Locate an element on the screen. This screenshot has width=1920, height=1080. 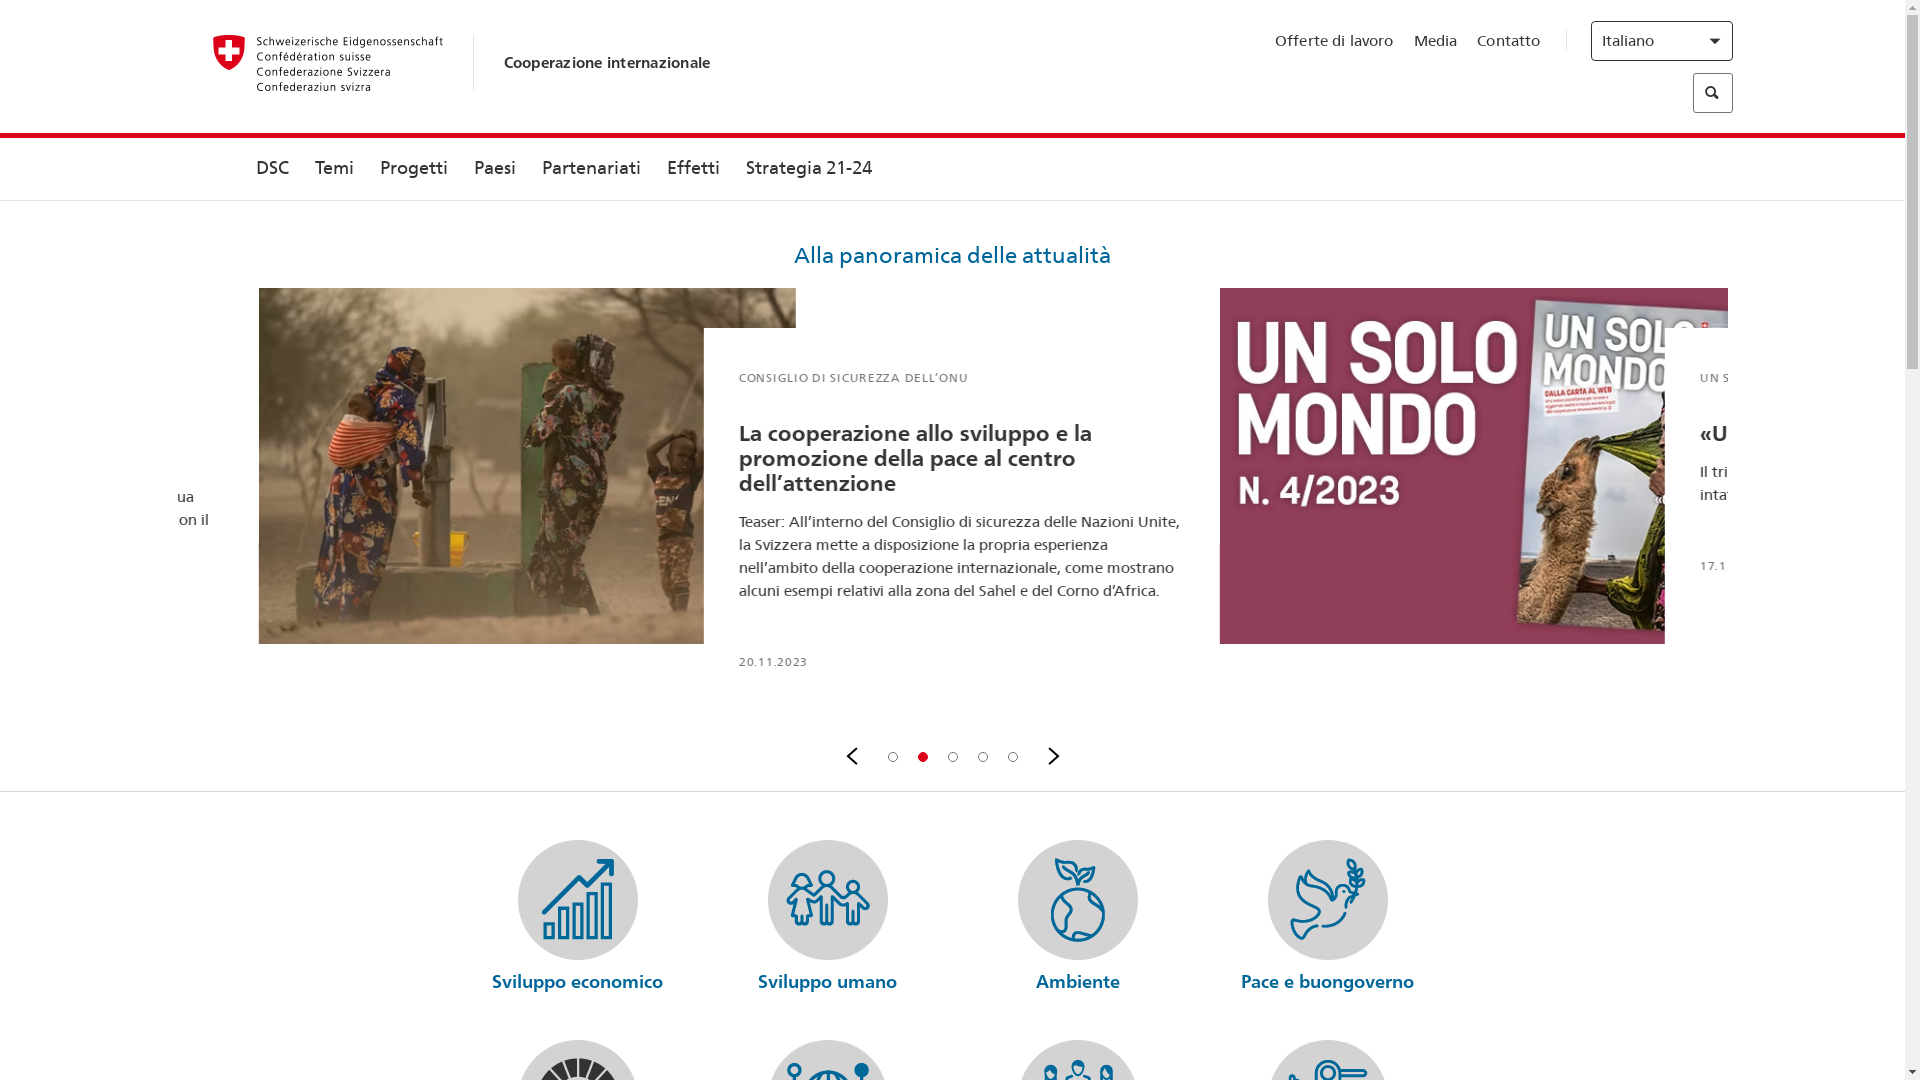
'Temi' is located at coordinates (334, 168).